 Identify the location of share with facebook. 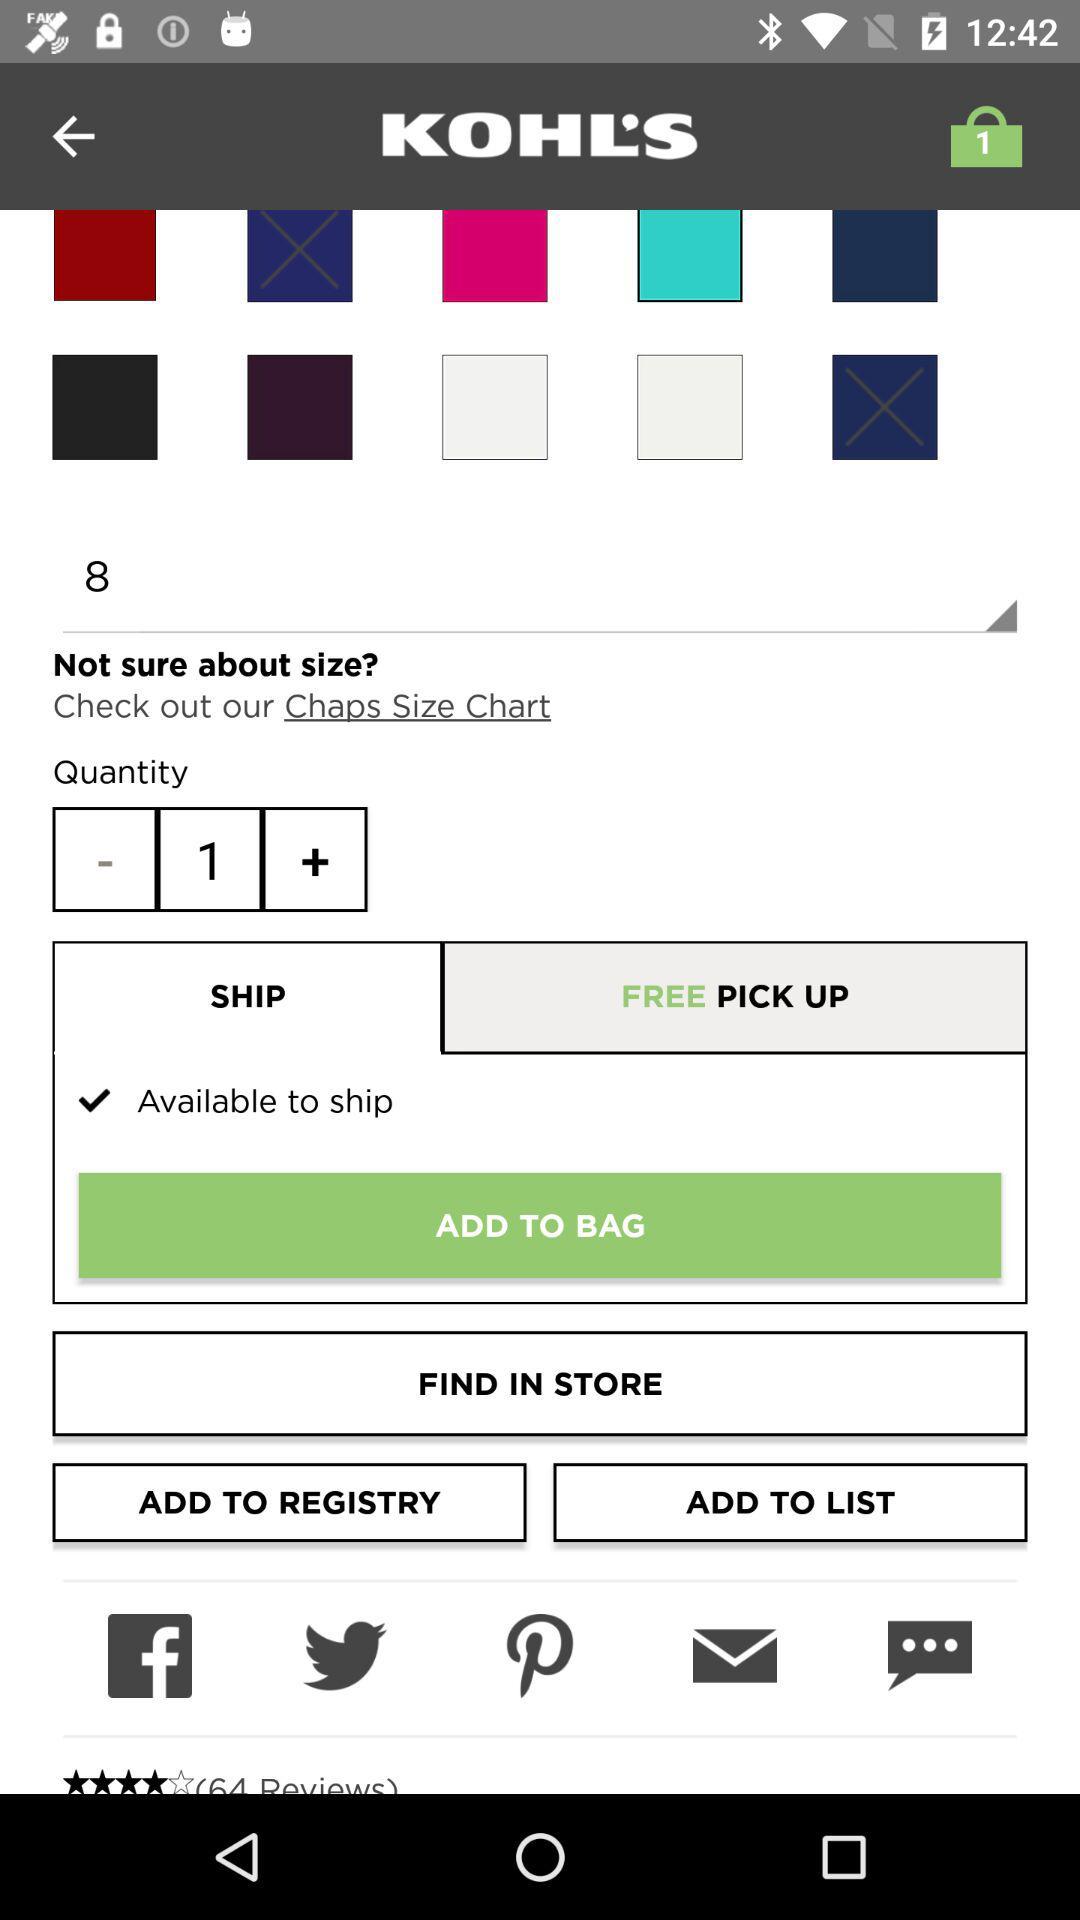
(149, 1656).